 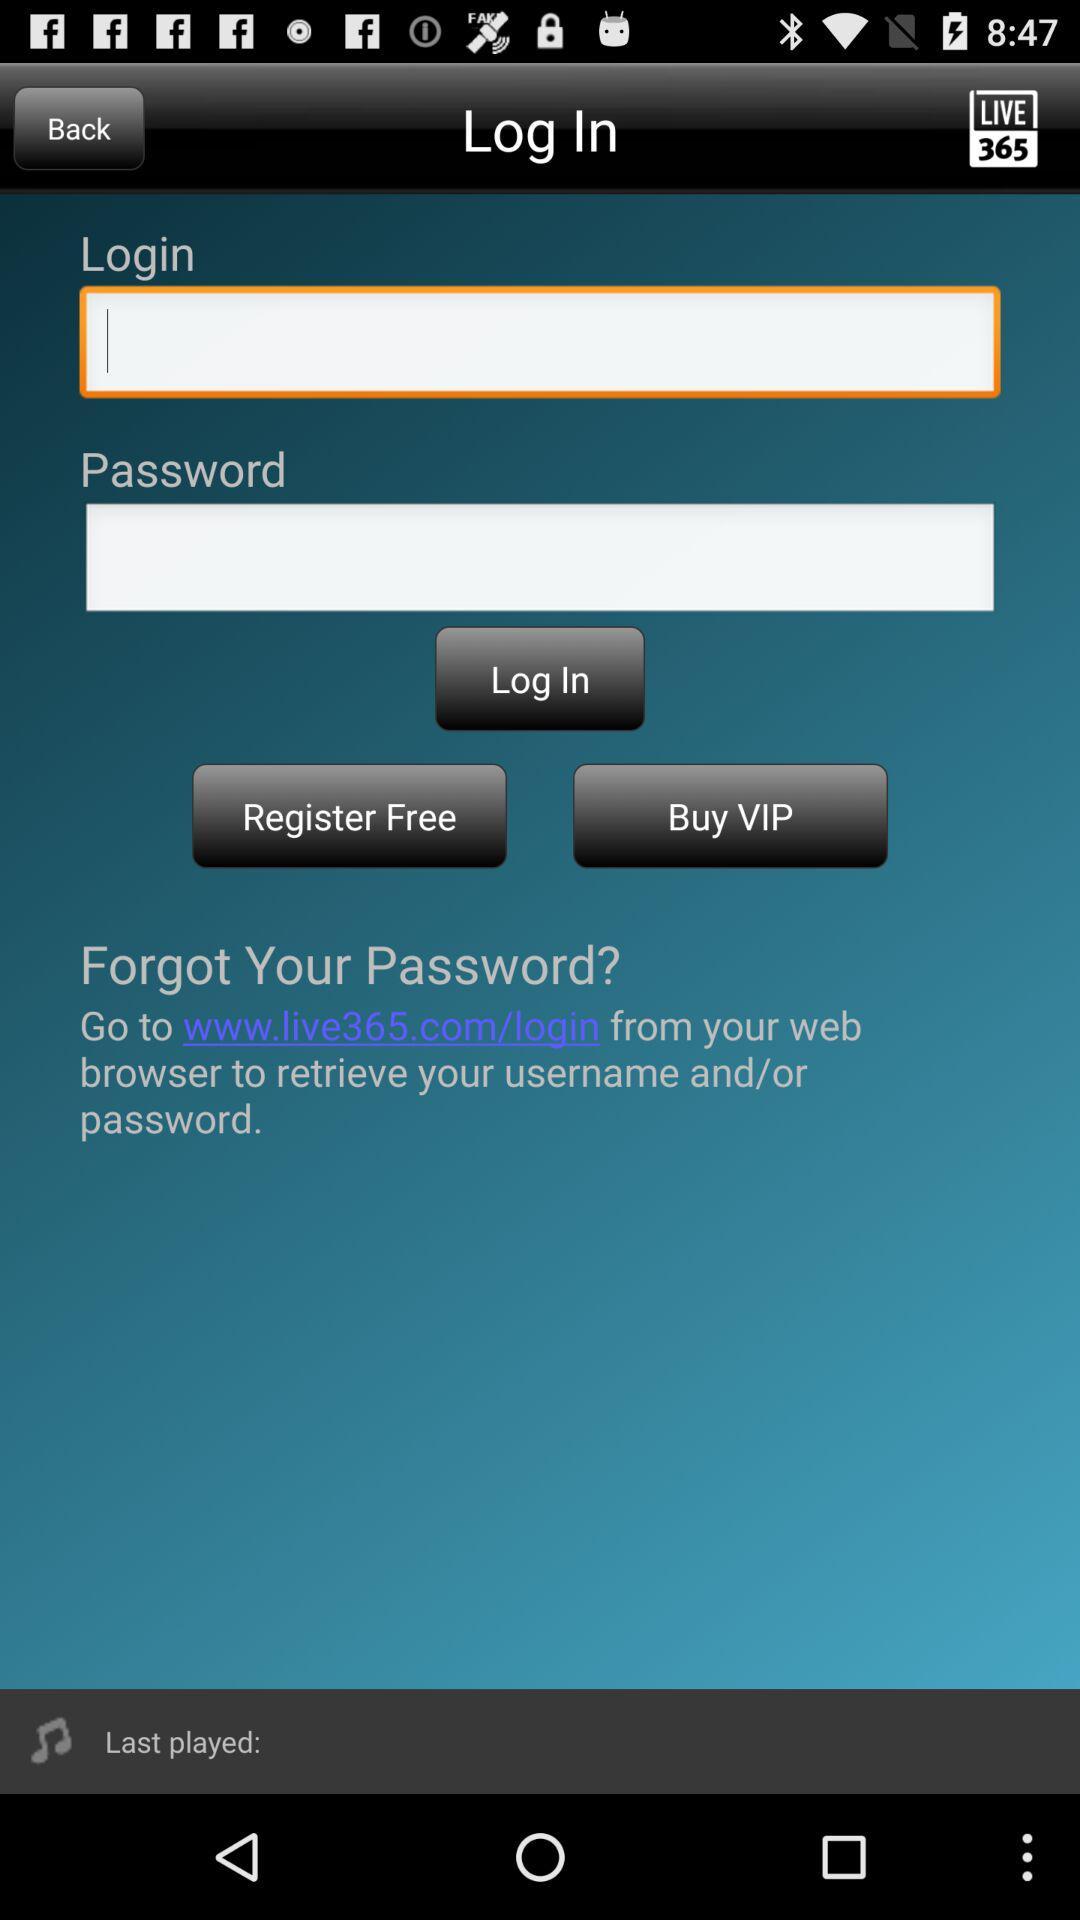 What do you see at coordinates (730, 816) in the screenshot?
I see `the icon above forgot your password?` at bounding box center [730, 816].